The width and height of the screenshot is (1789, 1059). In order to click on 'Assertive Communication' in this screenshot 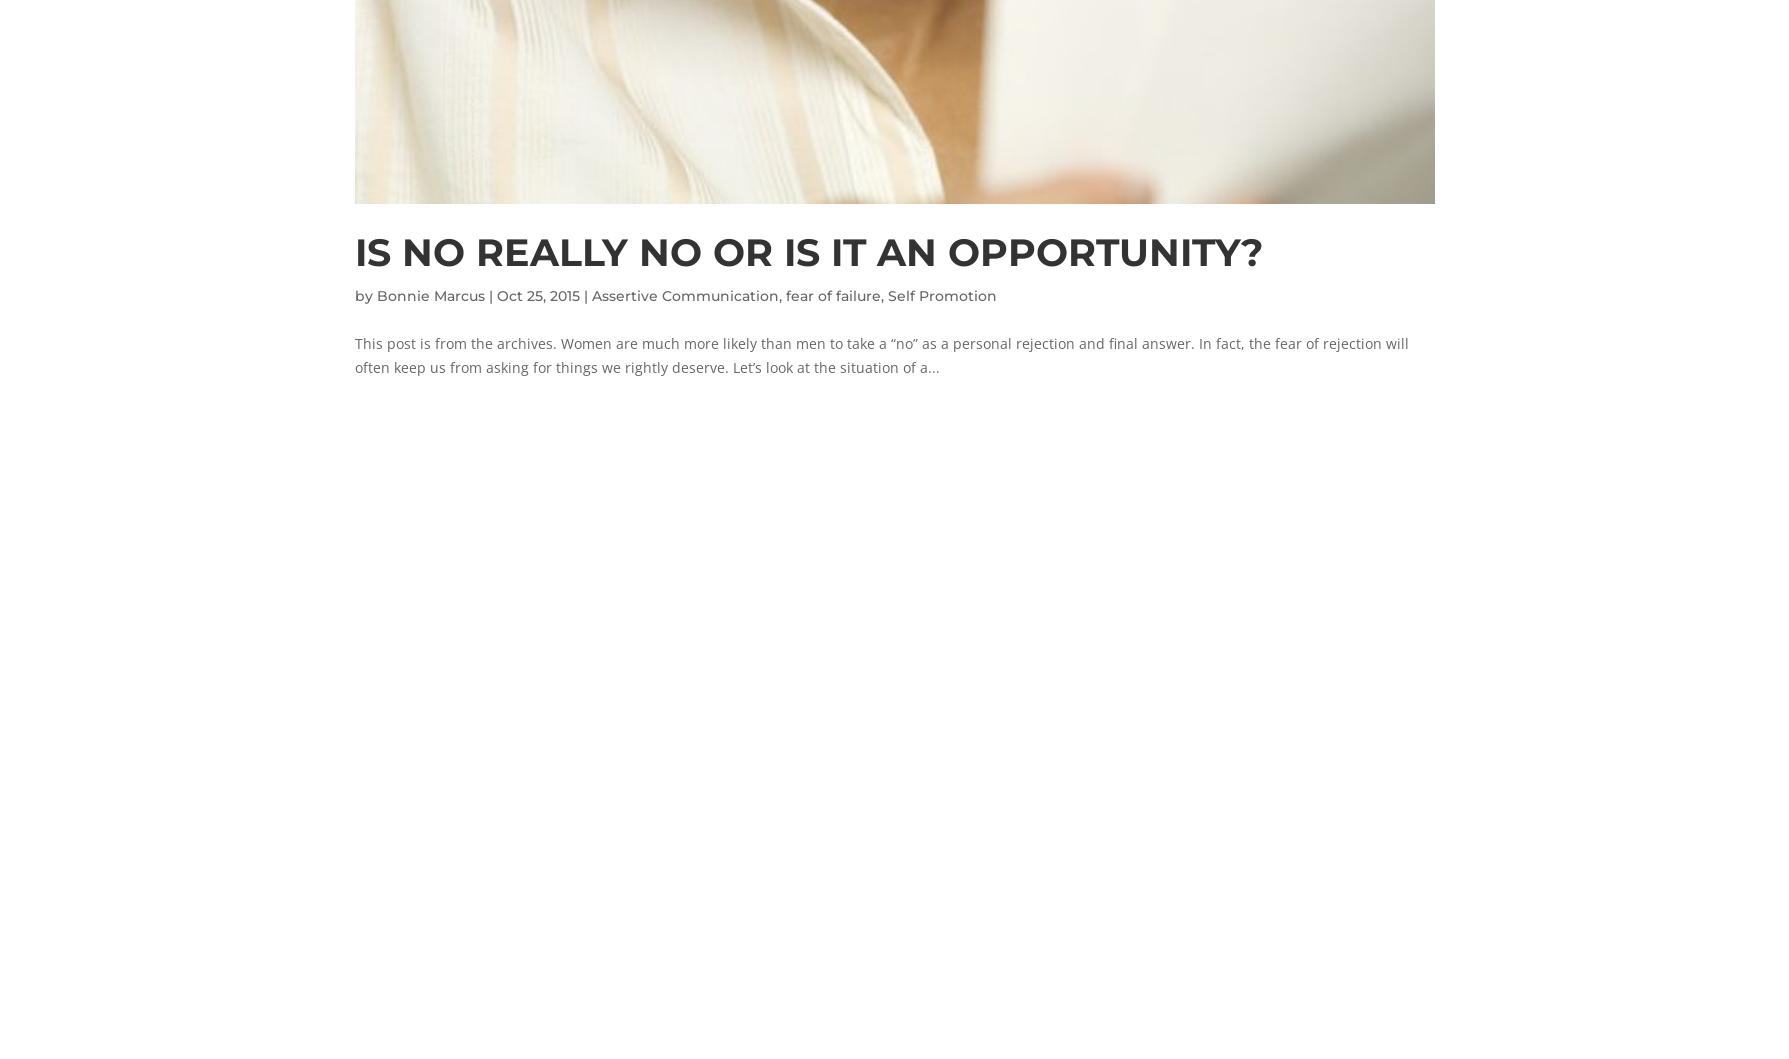, I will do `click(684, 295)`.